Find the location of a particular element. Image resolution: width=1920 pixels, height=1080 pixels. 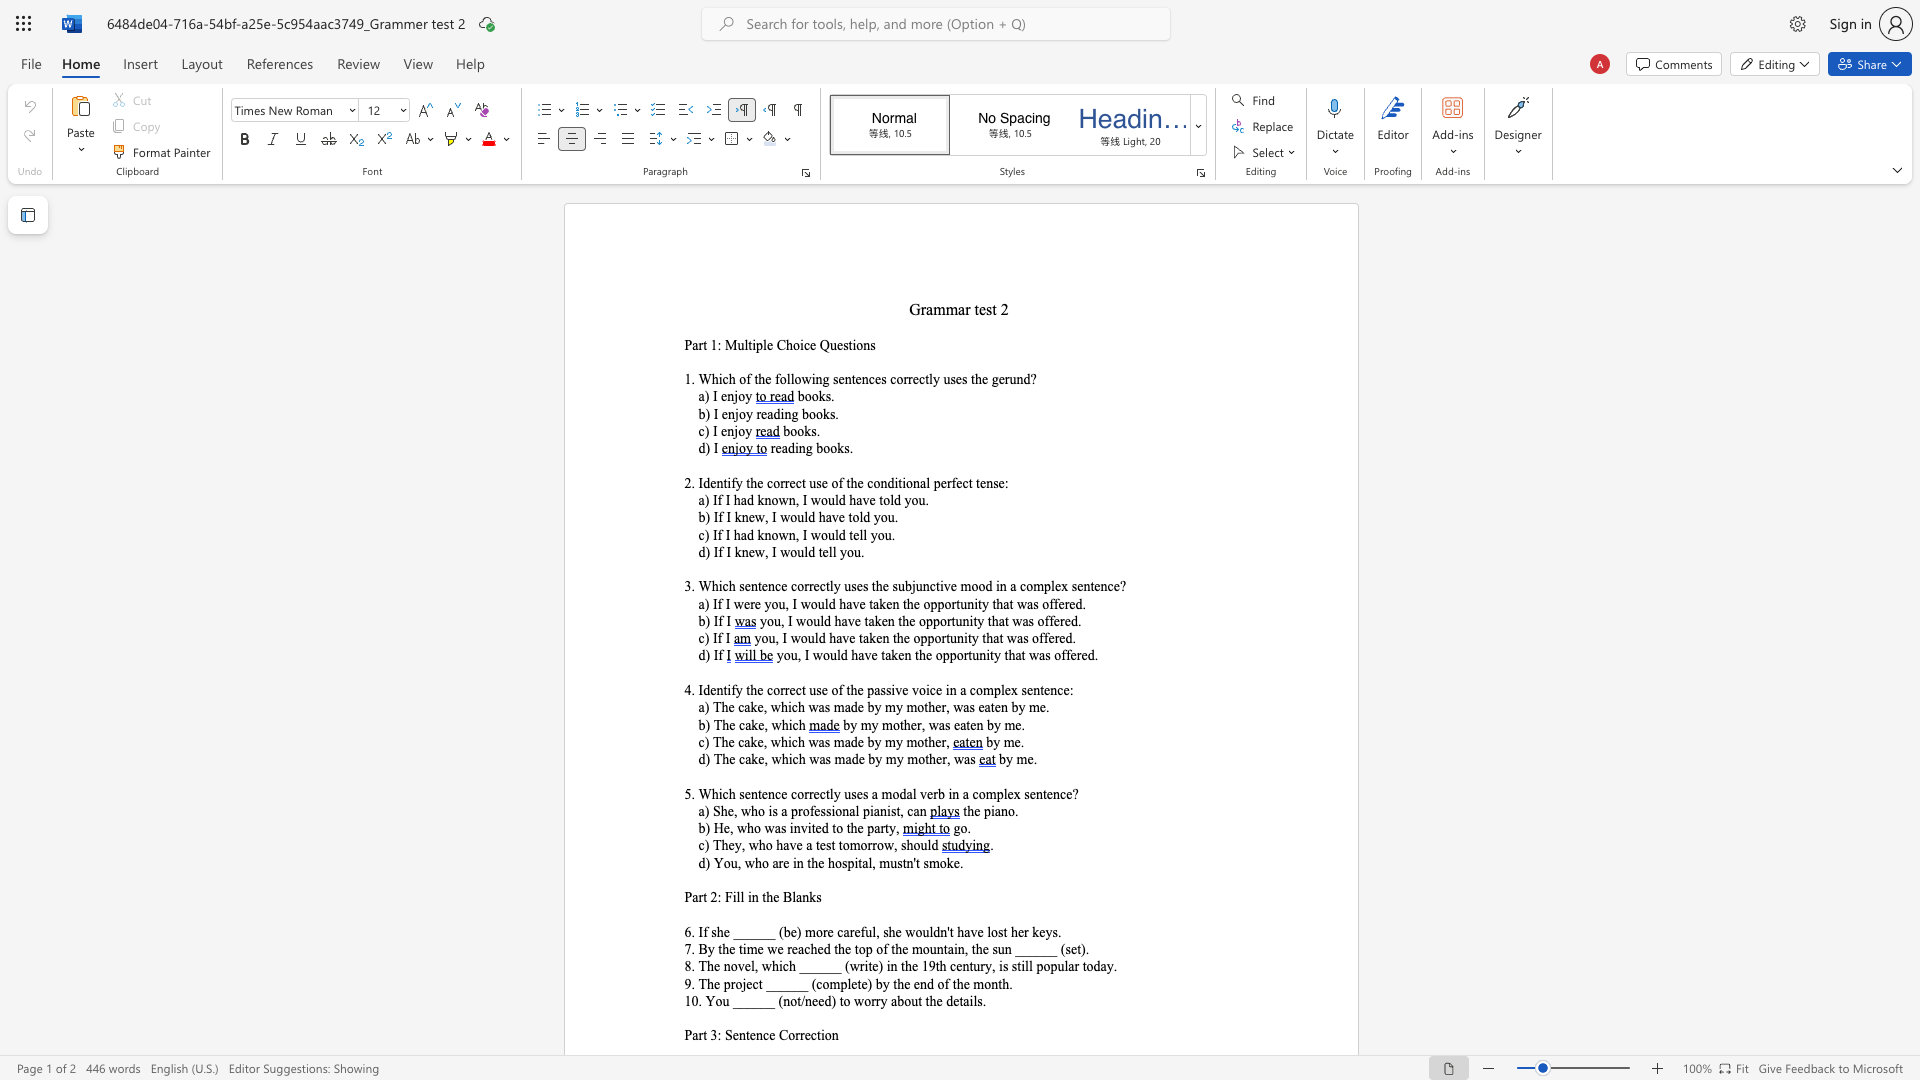

the subset text "ich sentence correctly uses a modal verb in a com" within the text "5. Which sentence correctly uses a modal verb in a complex sentence?" is located at coordinates (718, 793).